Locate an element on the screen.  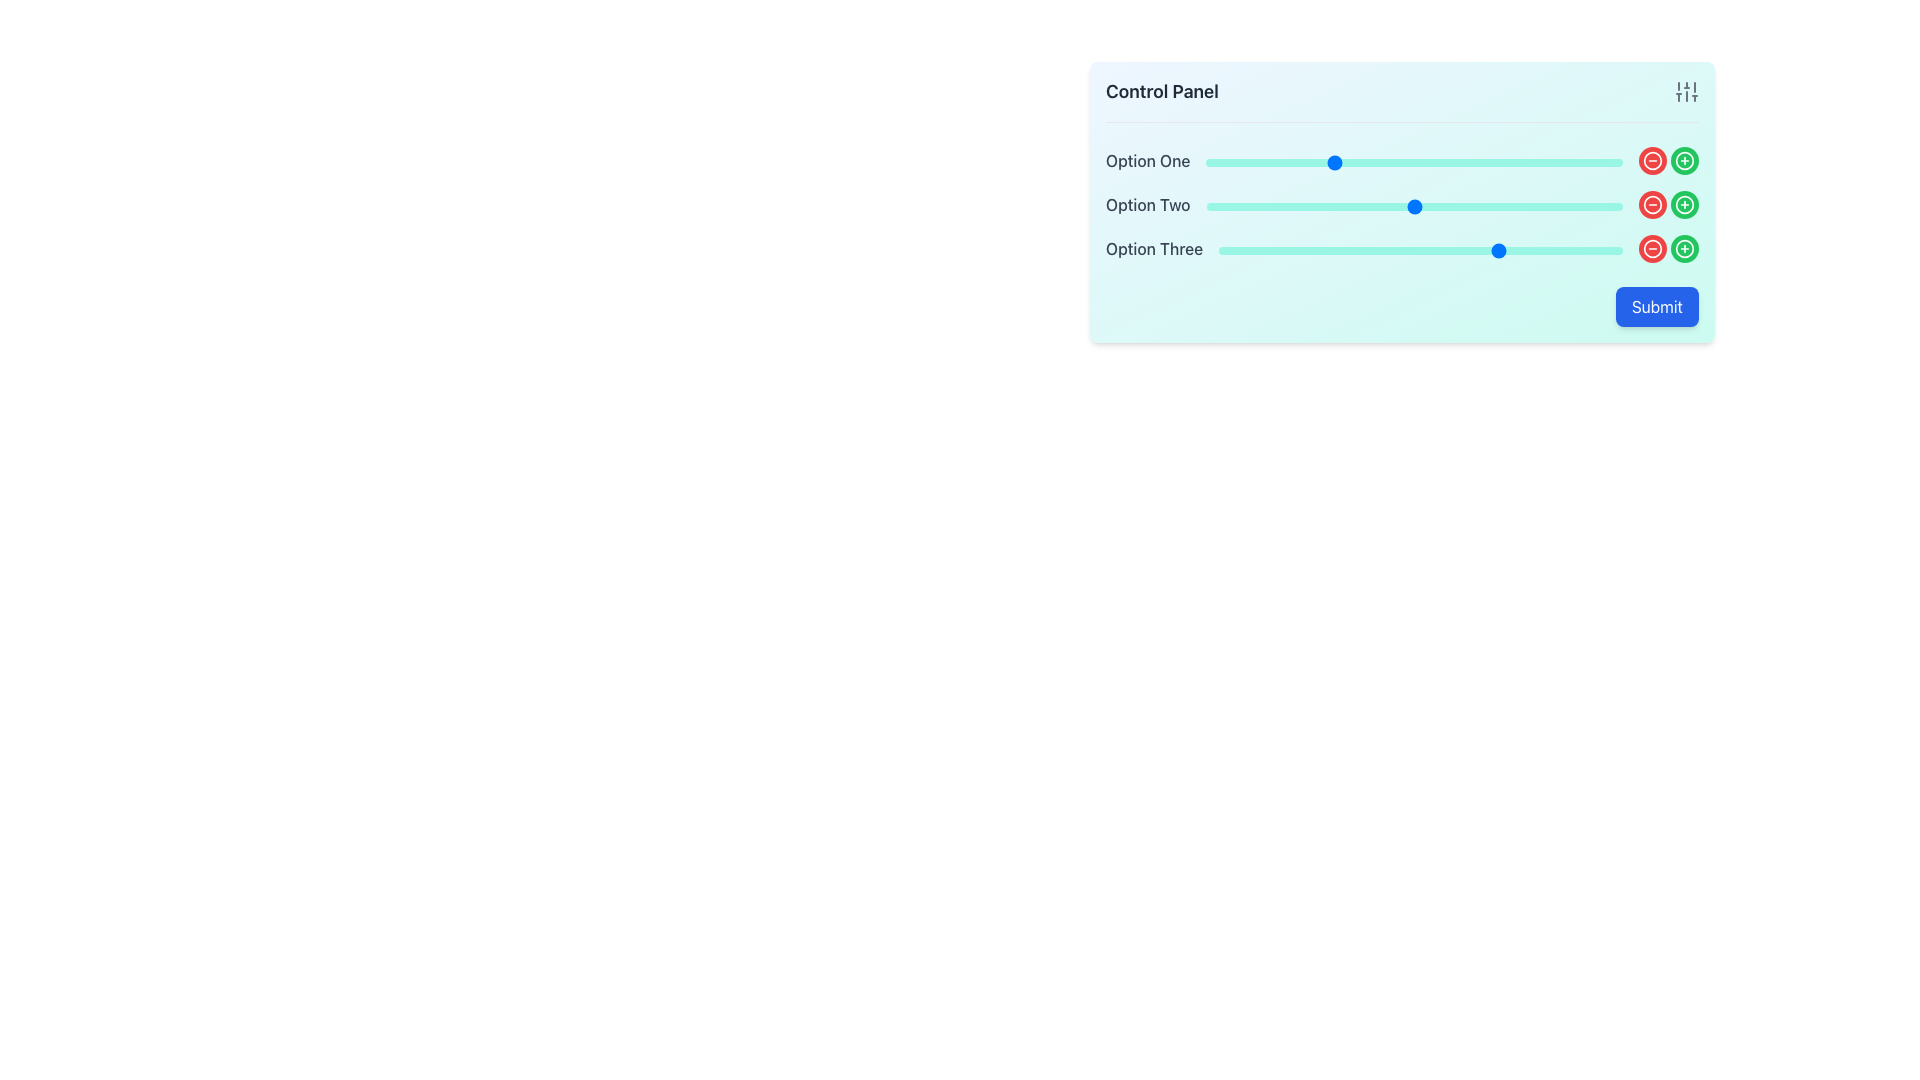
the right button in the Button Group associated with 'Option Two' to increase the value is located at coordinates (1669, 204).